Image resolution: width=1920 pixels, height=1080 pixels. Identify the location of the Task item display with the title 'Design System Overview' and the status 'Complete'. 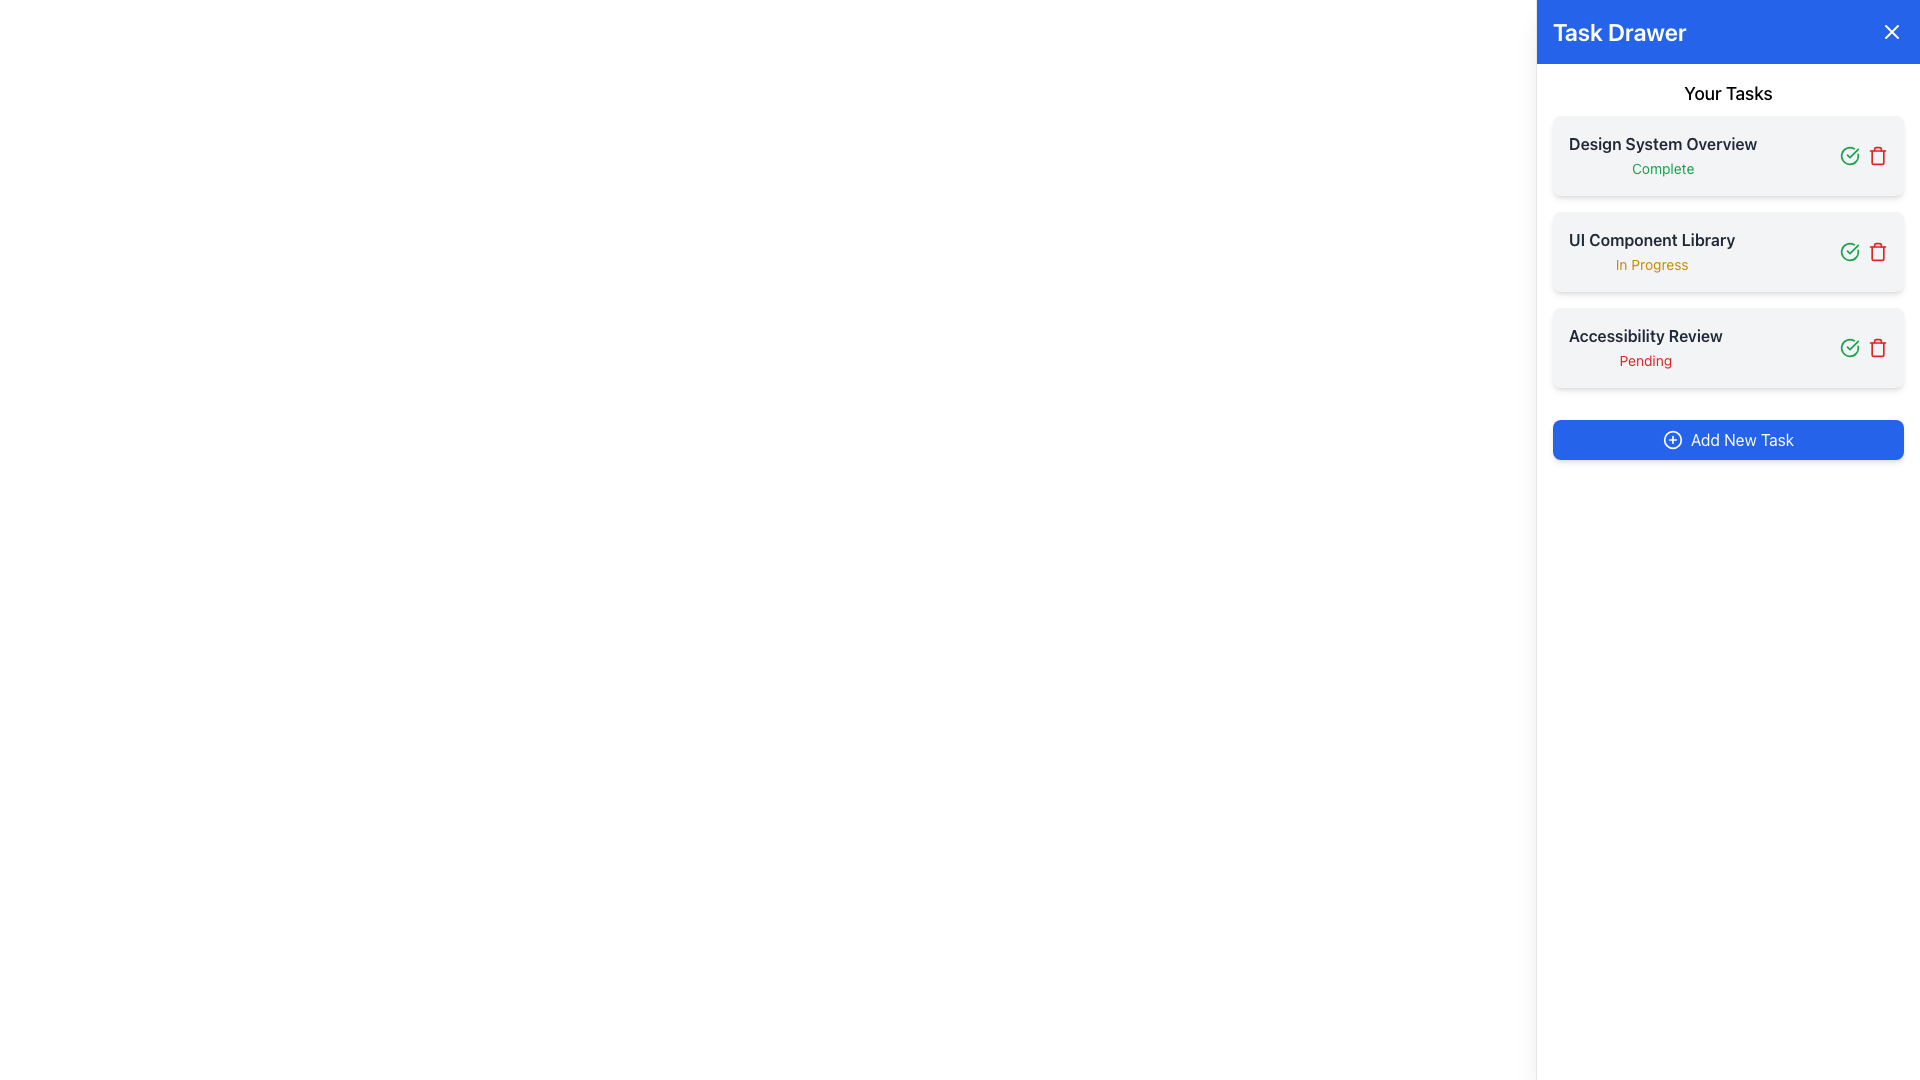
(1663, 154).